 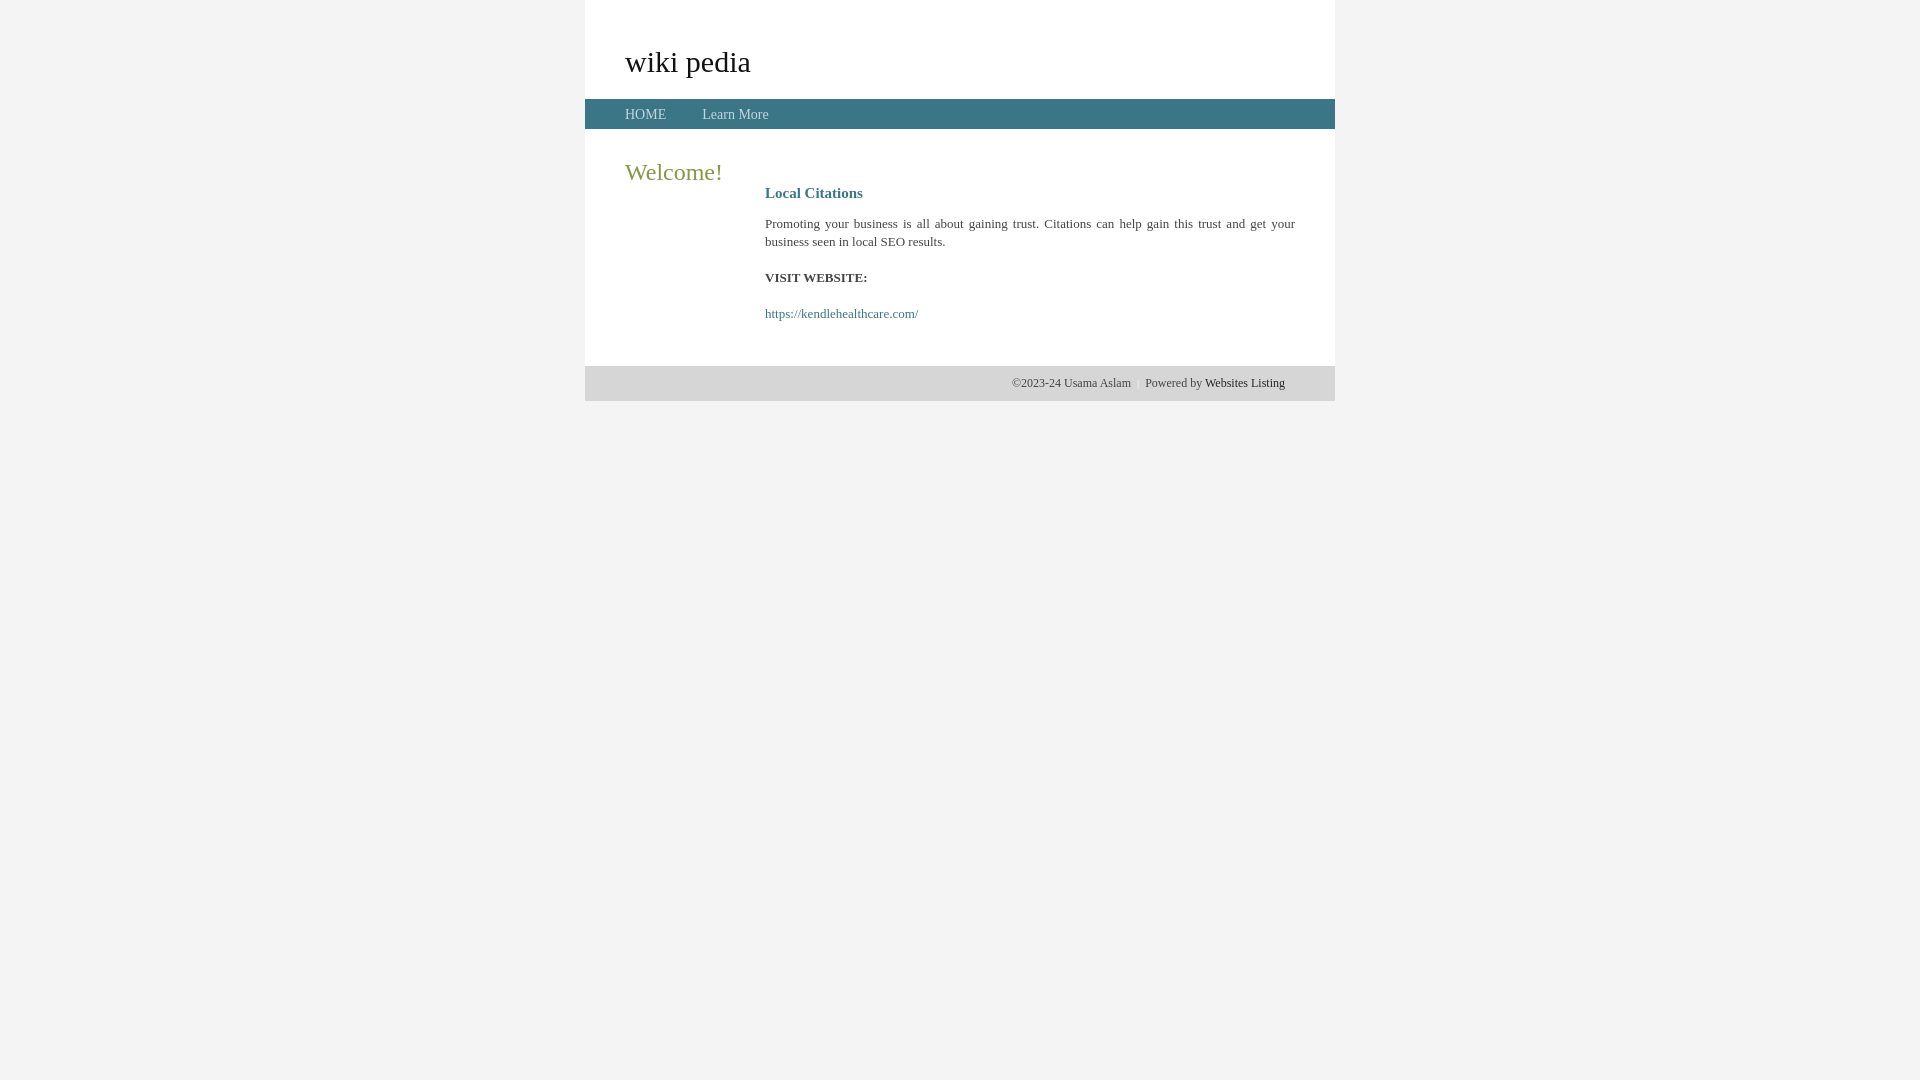 What do you see at coordinates (623, 114) in the screenshot?
I see `'HOME'` at bounding box center [623, 114].